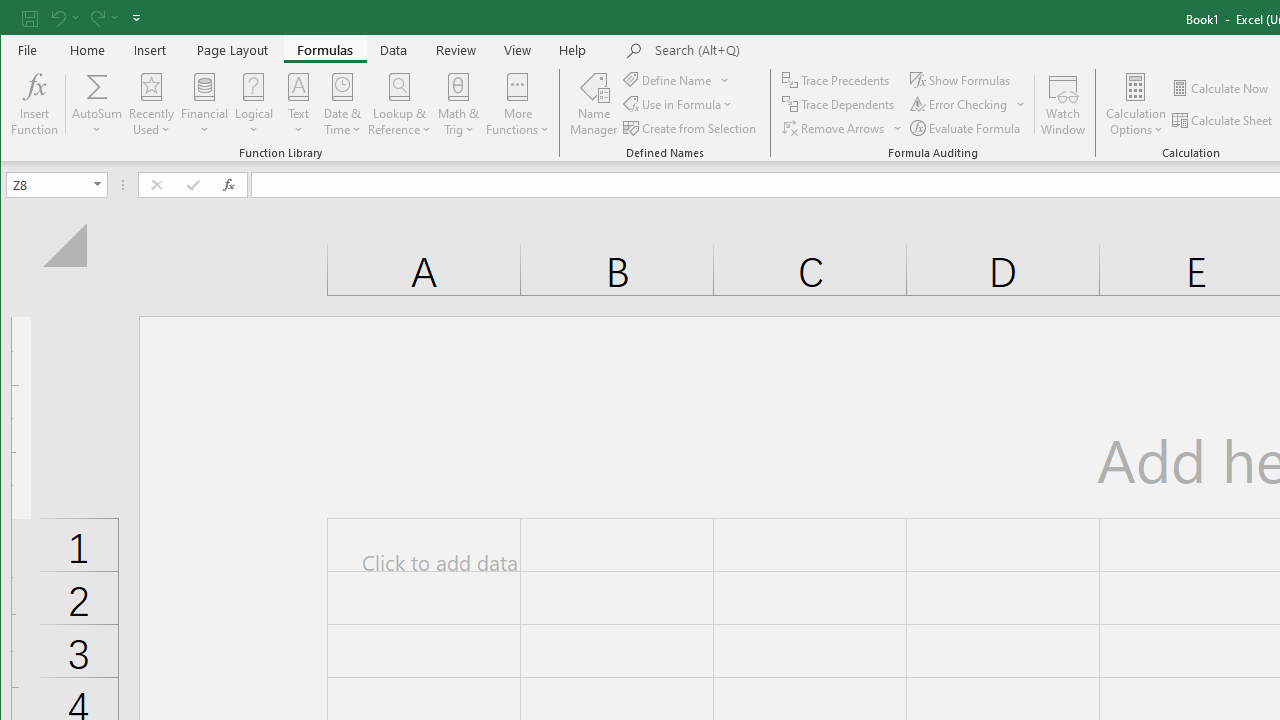 The image size is (1280, 720). Describe the element at coordinates (691, 128) in the screenshot. I see `'Create from Selection...'` at that location.